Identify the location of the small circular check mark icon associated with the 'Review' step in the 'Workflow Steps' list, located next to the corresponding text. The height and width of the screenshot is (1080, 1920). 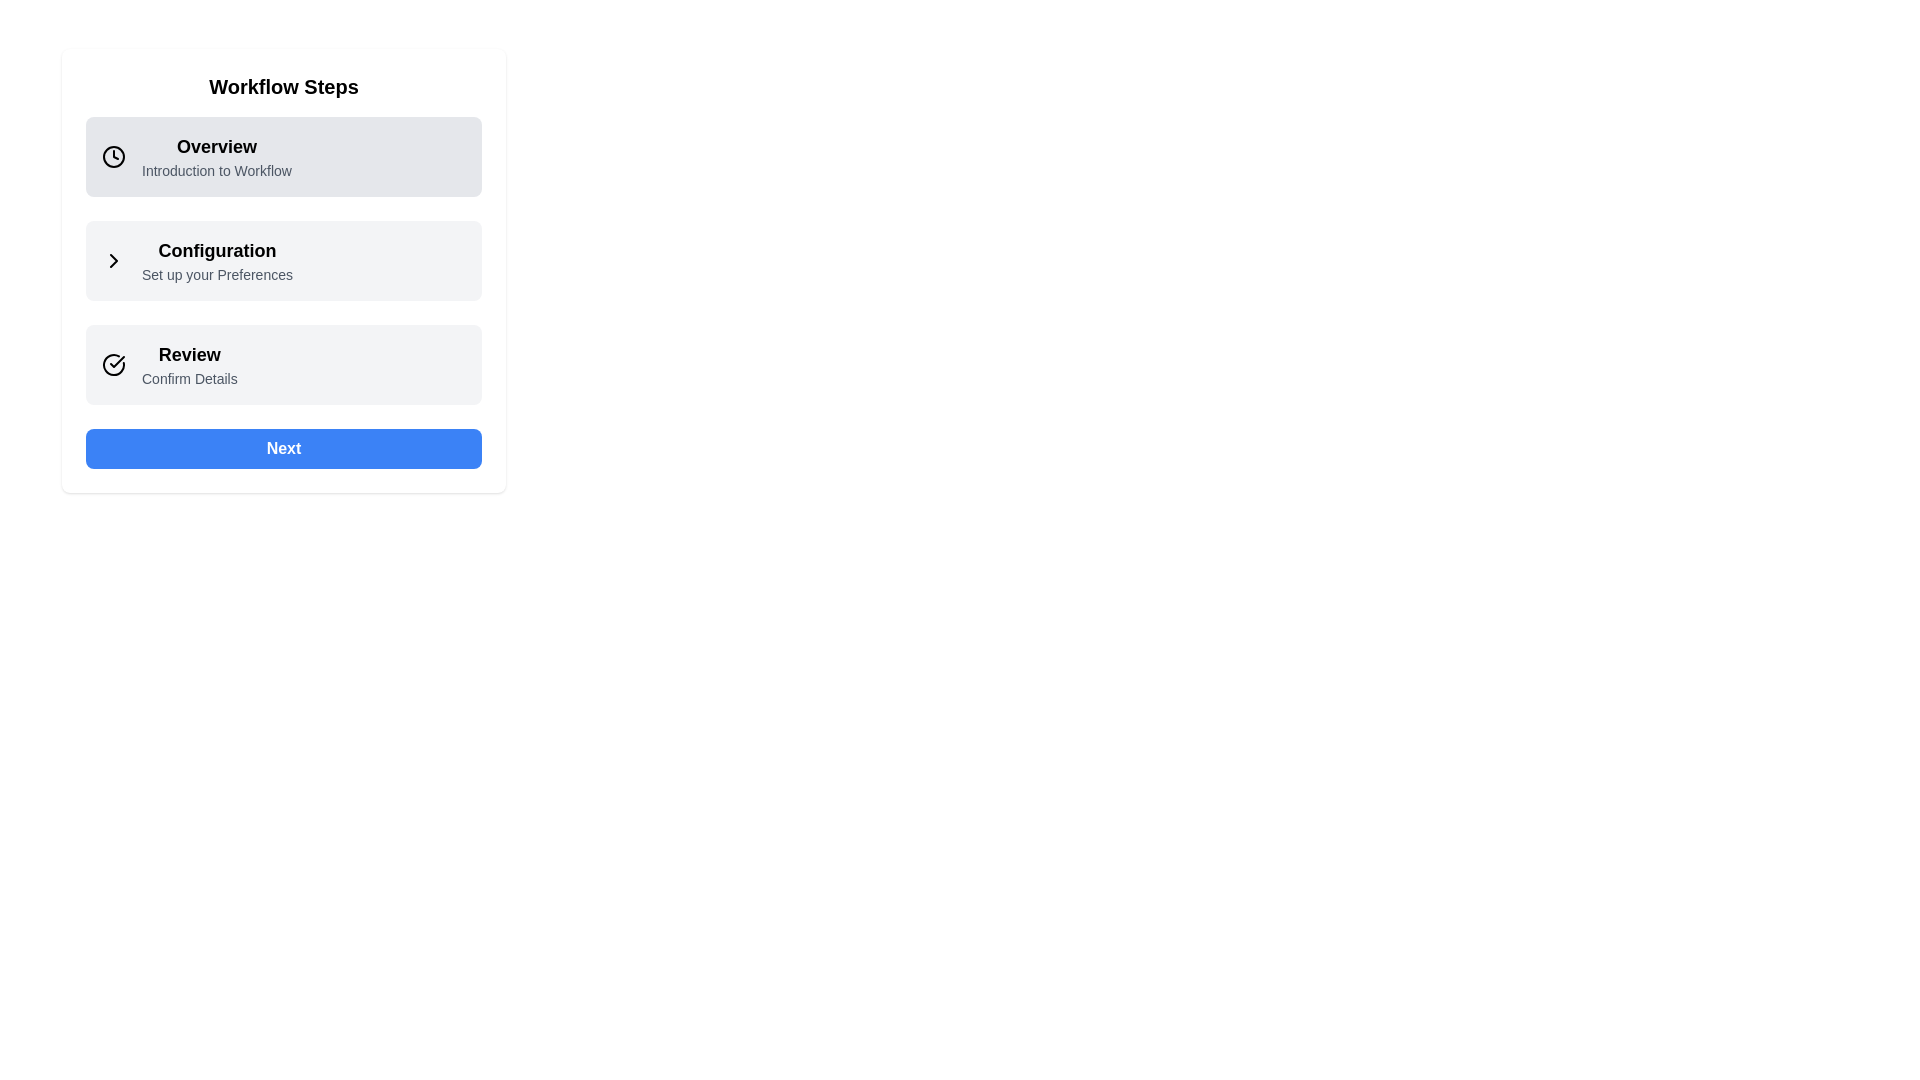
(113, 365).